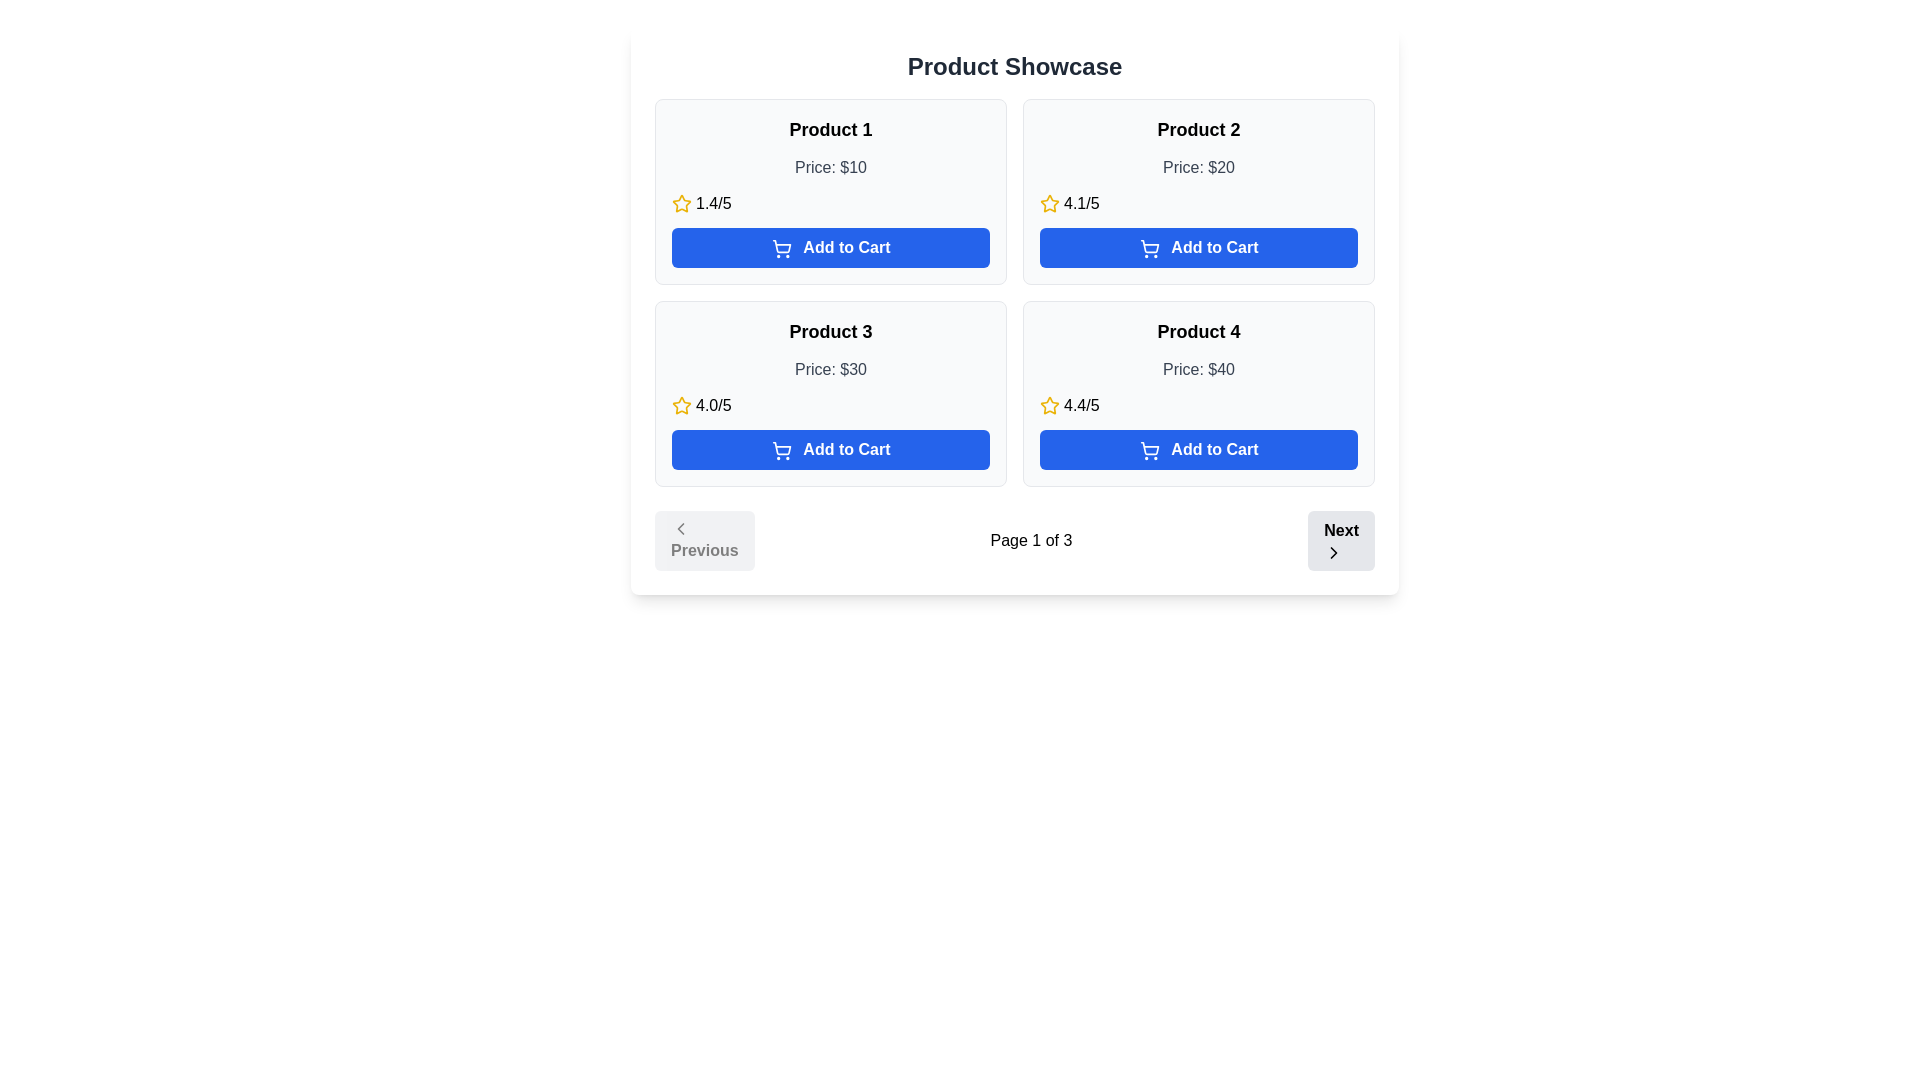  I want to click on the rating information displayed within the top-left product card in the grid of product listings, so click(830, 192).